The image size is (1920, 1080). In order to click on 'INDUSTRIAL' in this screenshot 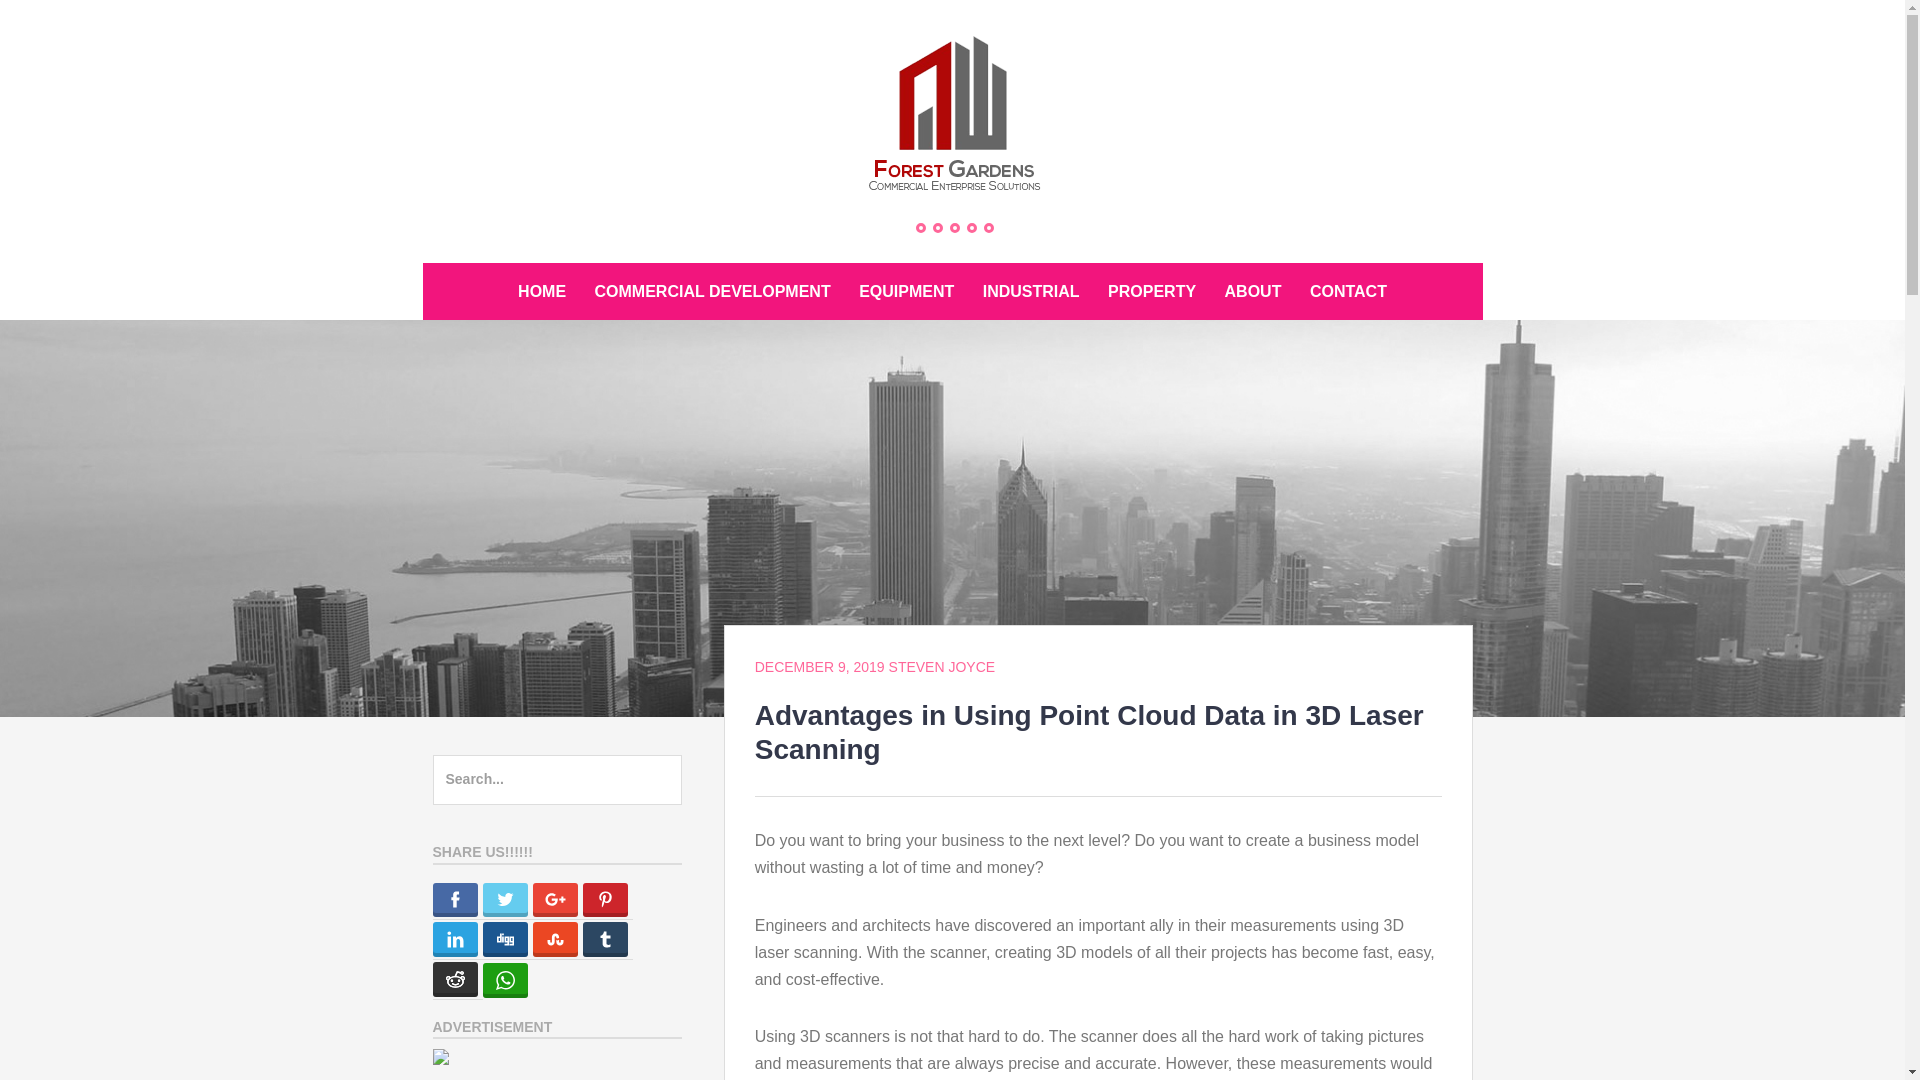, I will do `click(1031, 291)`.